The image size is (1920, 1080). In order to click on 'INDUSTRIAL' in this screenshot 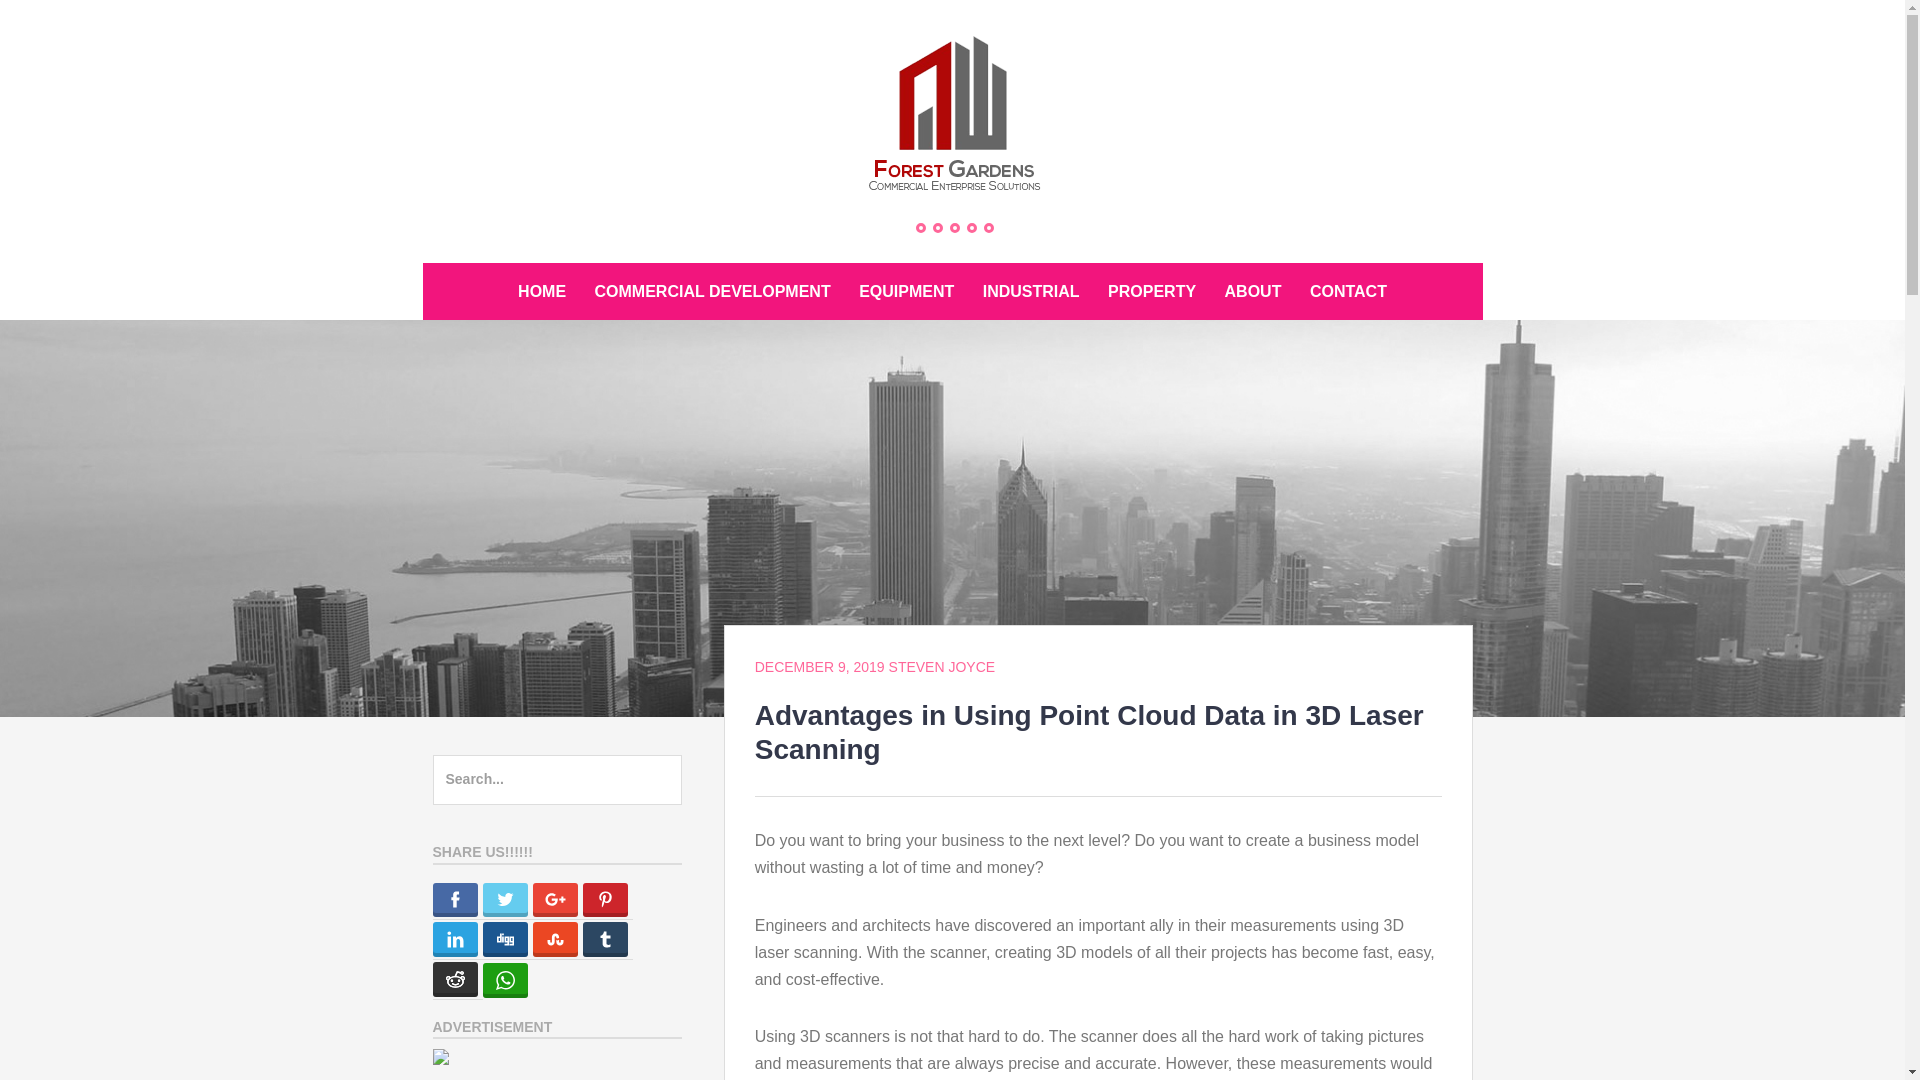, I will do `click(1031, 291)`.